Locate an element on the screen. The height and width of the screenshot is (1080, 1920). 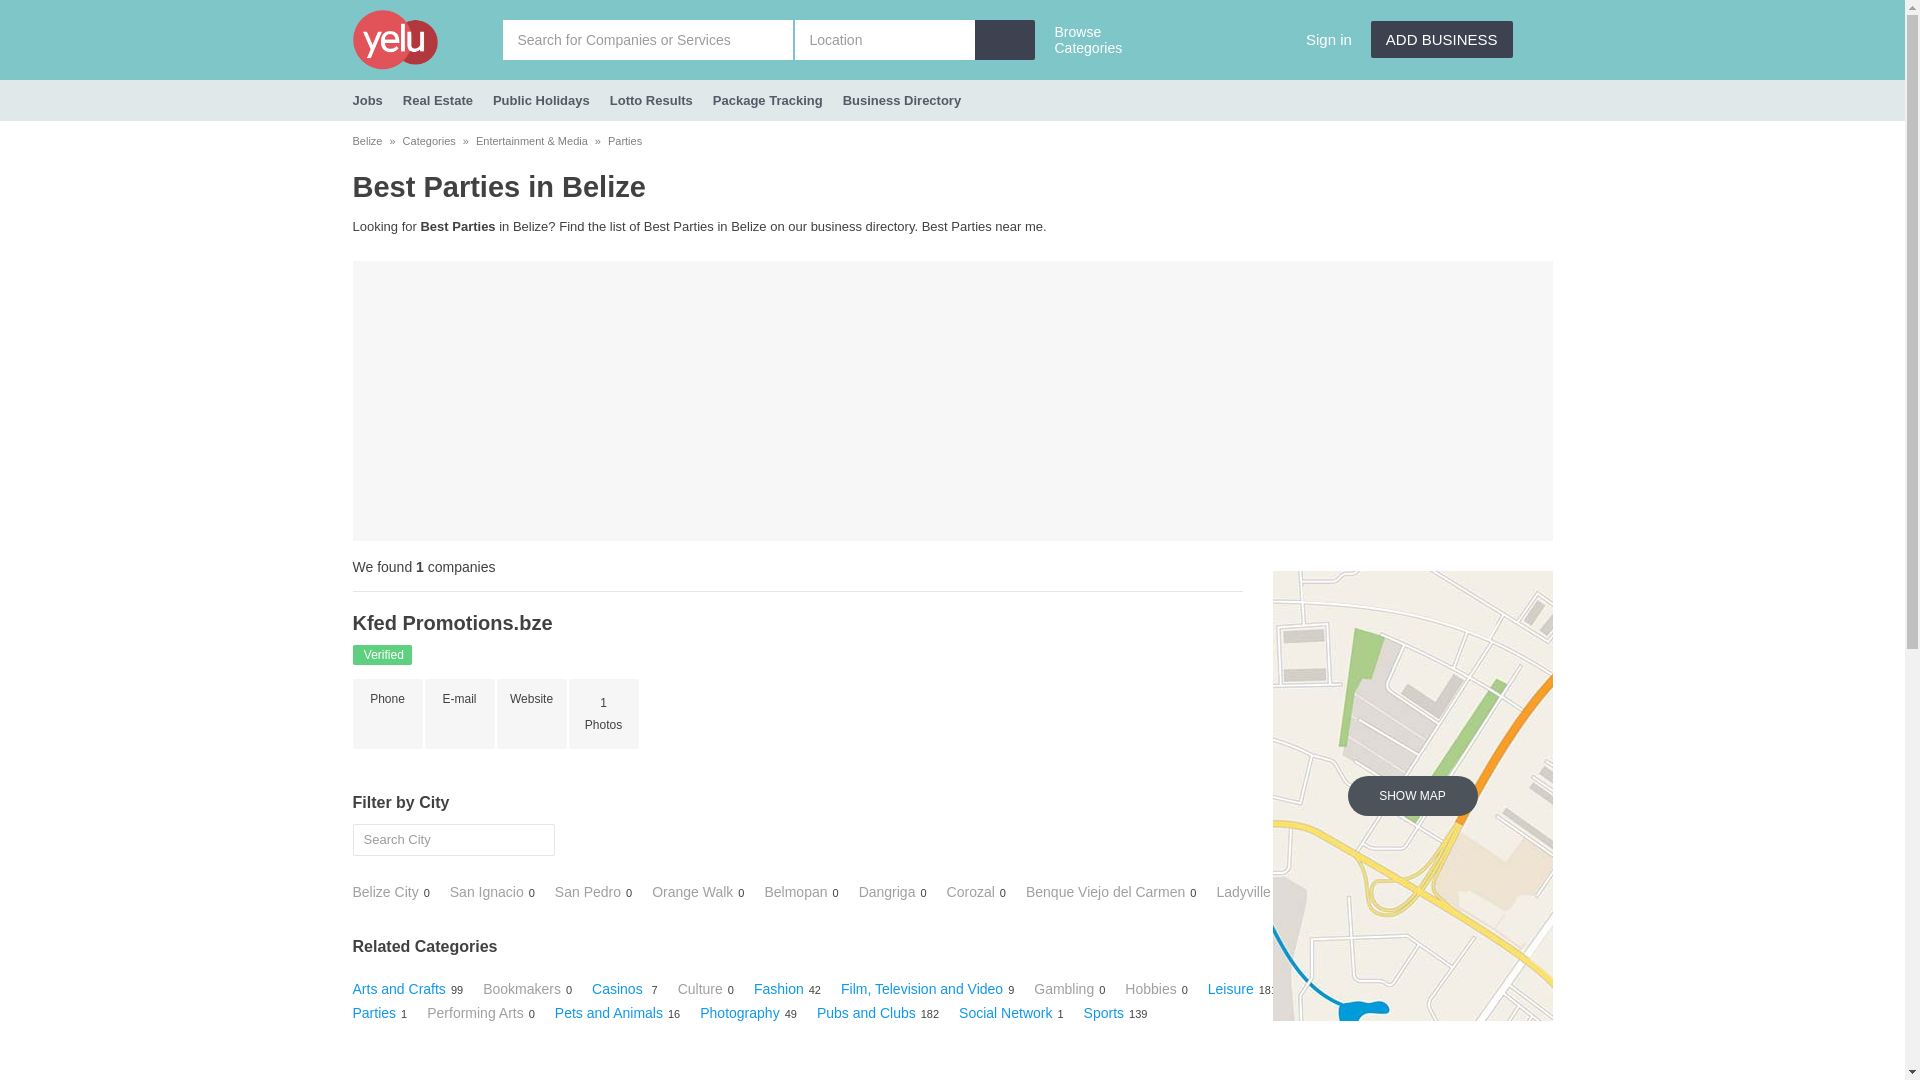
'Belize Business Directory - Yelu Belize' is located at coordinates (426, 39).